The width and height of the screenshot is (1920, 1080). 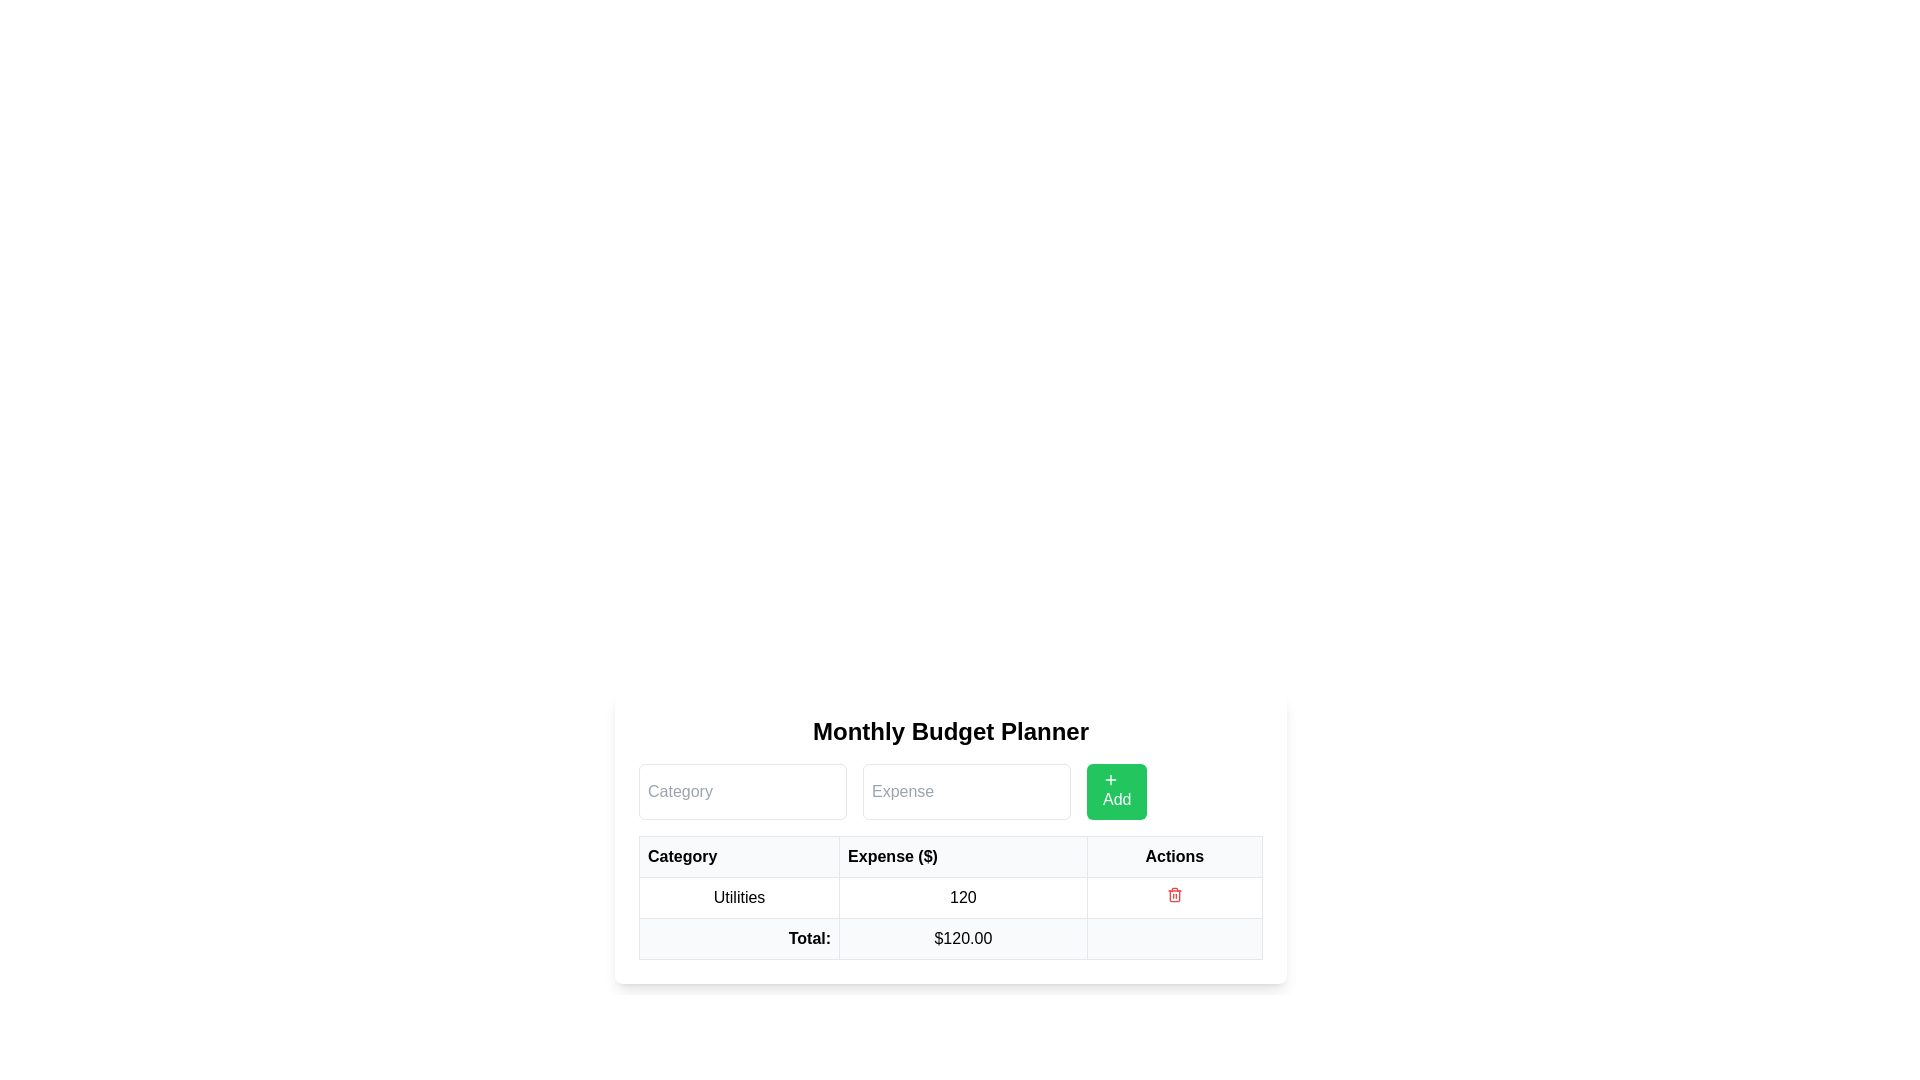 I want to click on the text label displaying '120' in the 'Expense ($)' column aligned with the 'Utilities' row in the table under 'Category Expense ($) Actions', so click(x=949, y=897).